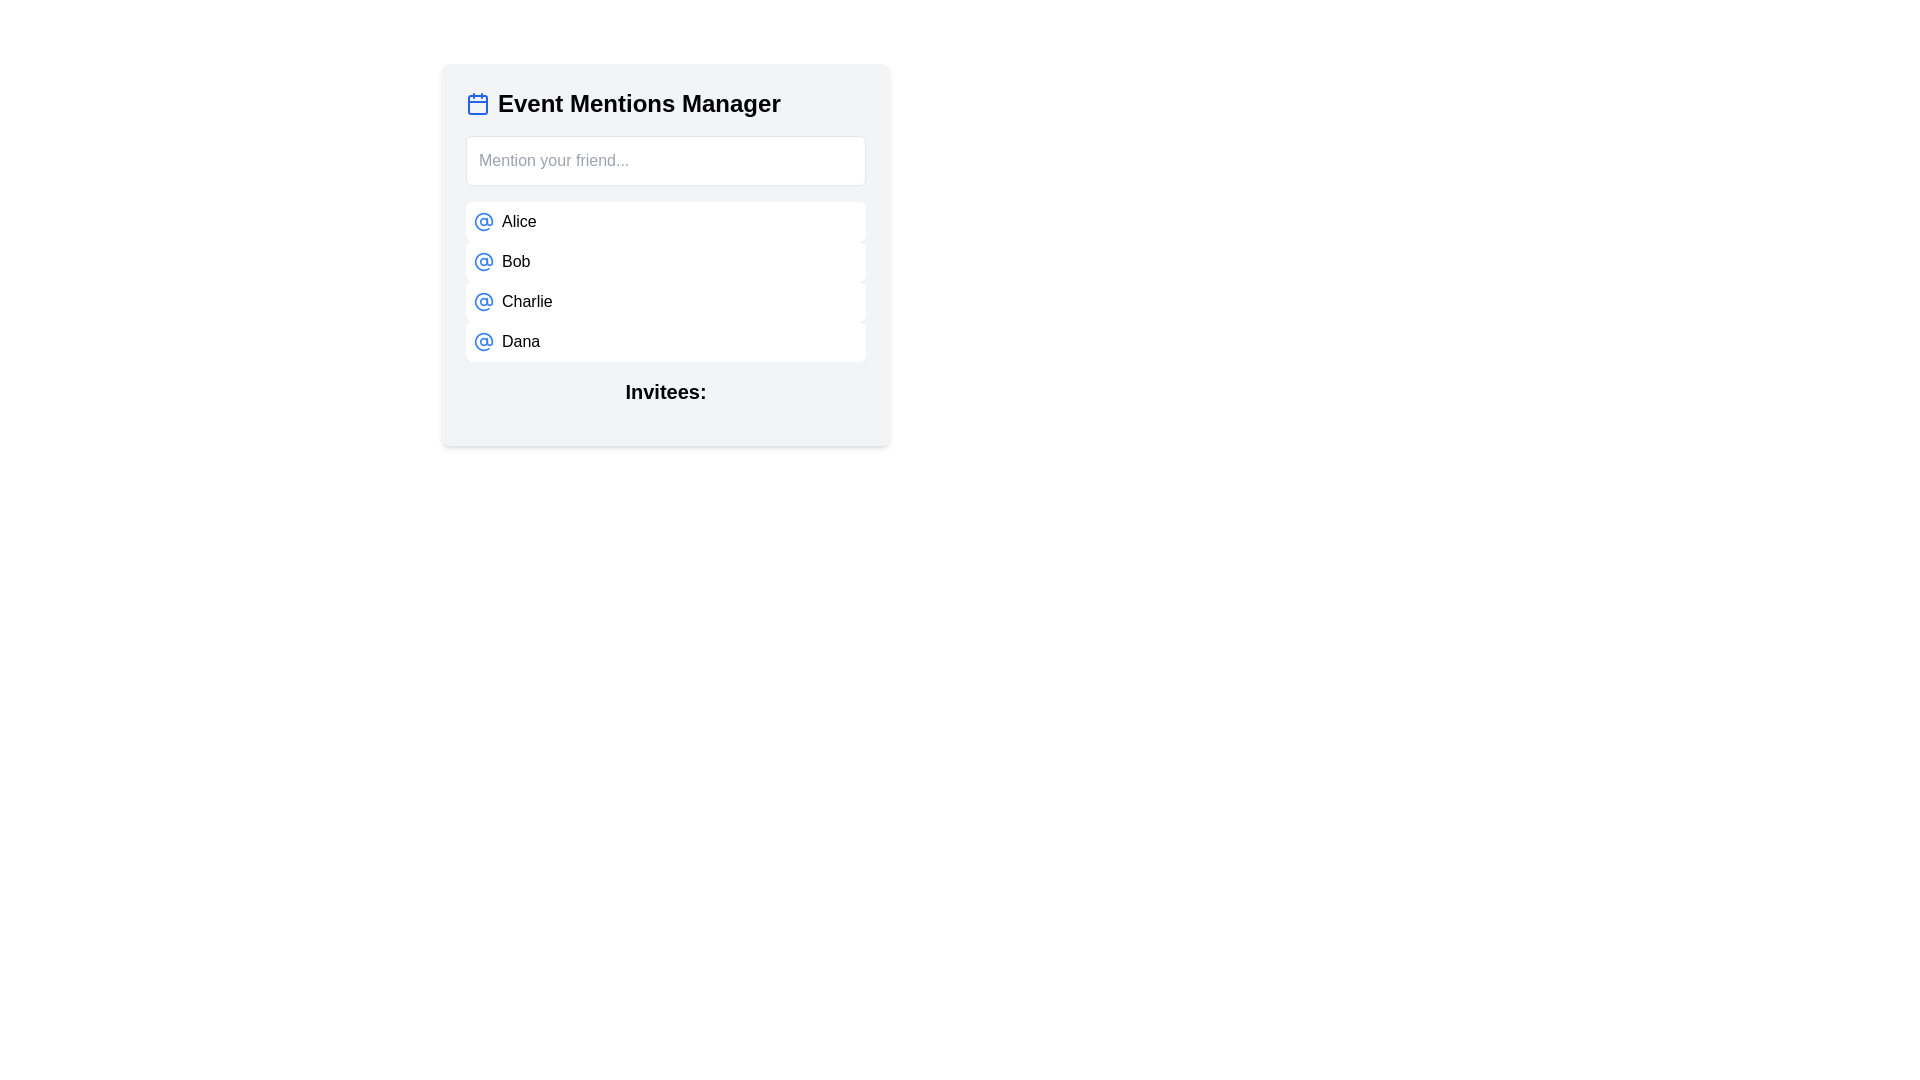 This screenshot has height=1080, width=1920. I want to click on the '@' icon located next to the name 'Charlie' in the third position of the list, so click(484, 301).